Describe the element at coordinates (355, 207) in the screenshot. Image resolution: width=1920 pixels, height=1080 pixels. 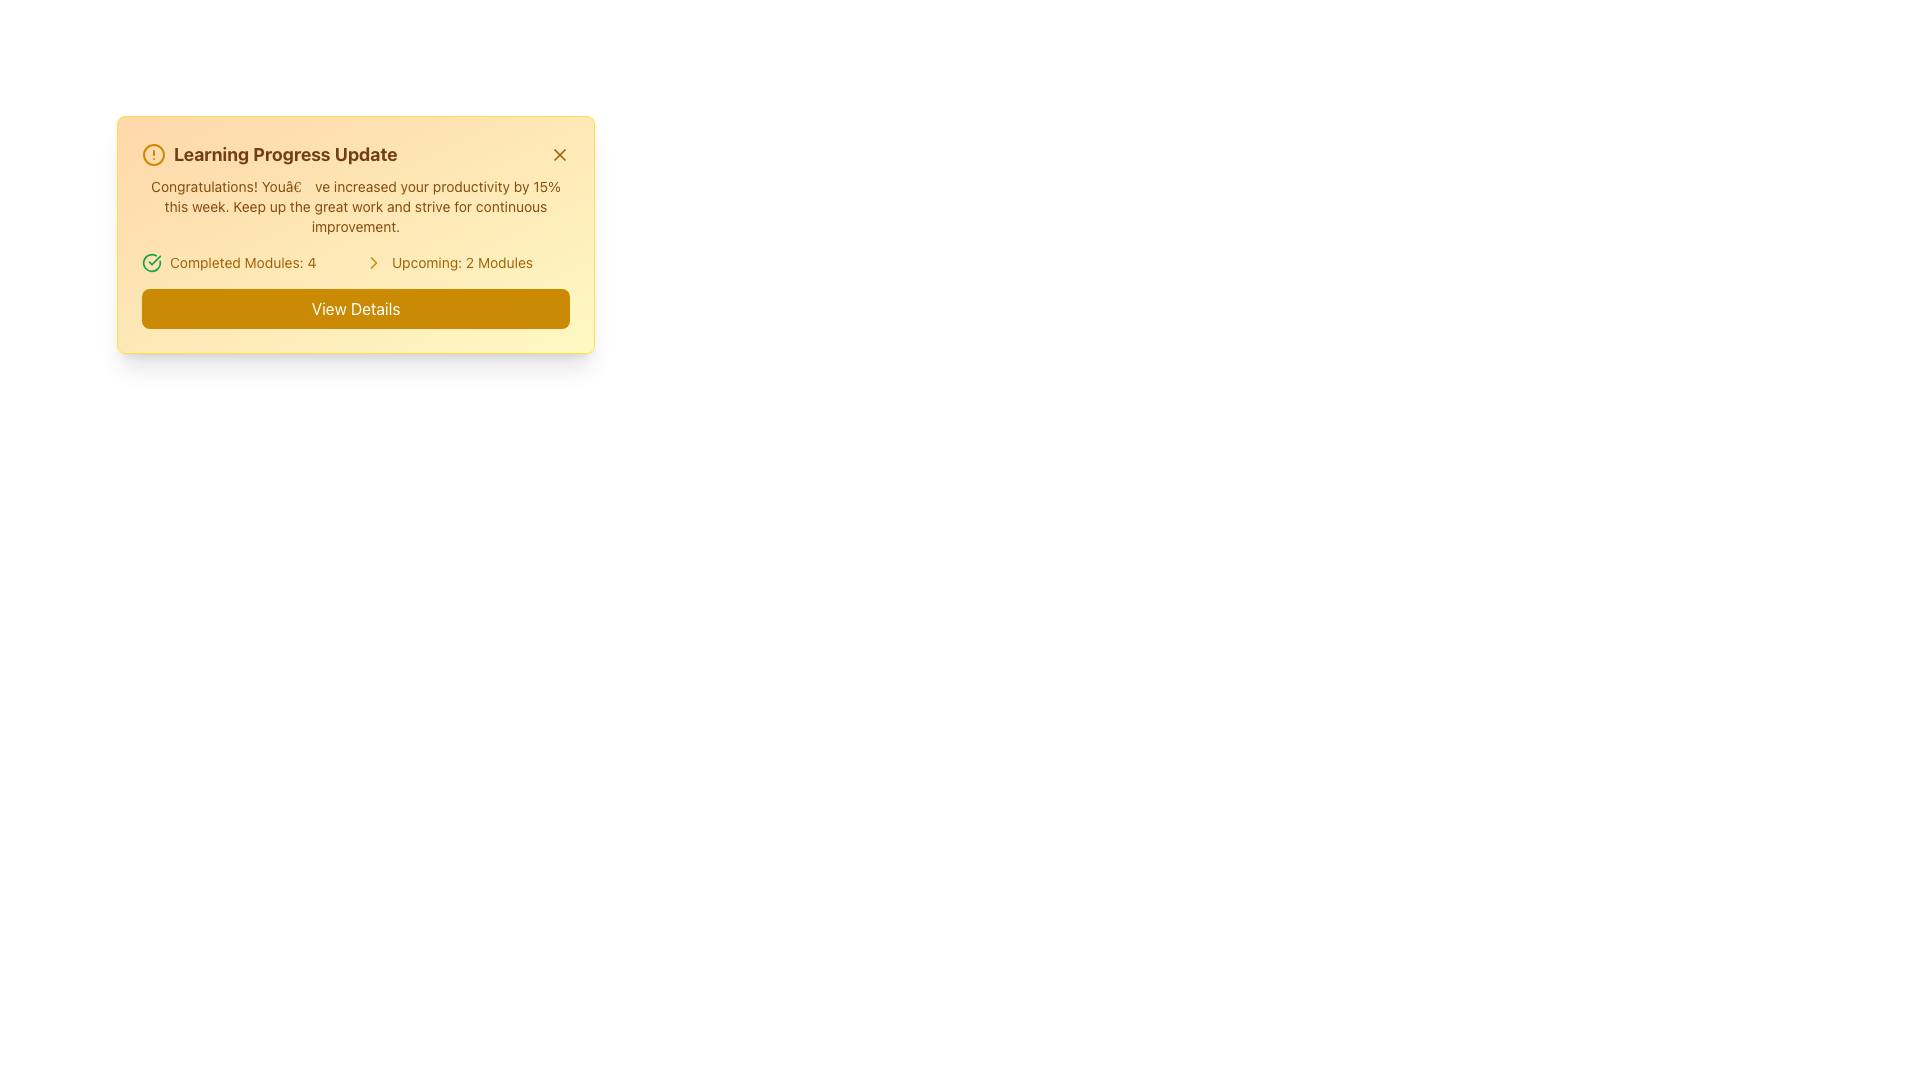
I see `the static text content that provides informative feedback about user progress, located below the 'Learning Progress Update' heading` at that location.